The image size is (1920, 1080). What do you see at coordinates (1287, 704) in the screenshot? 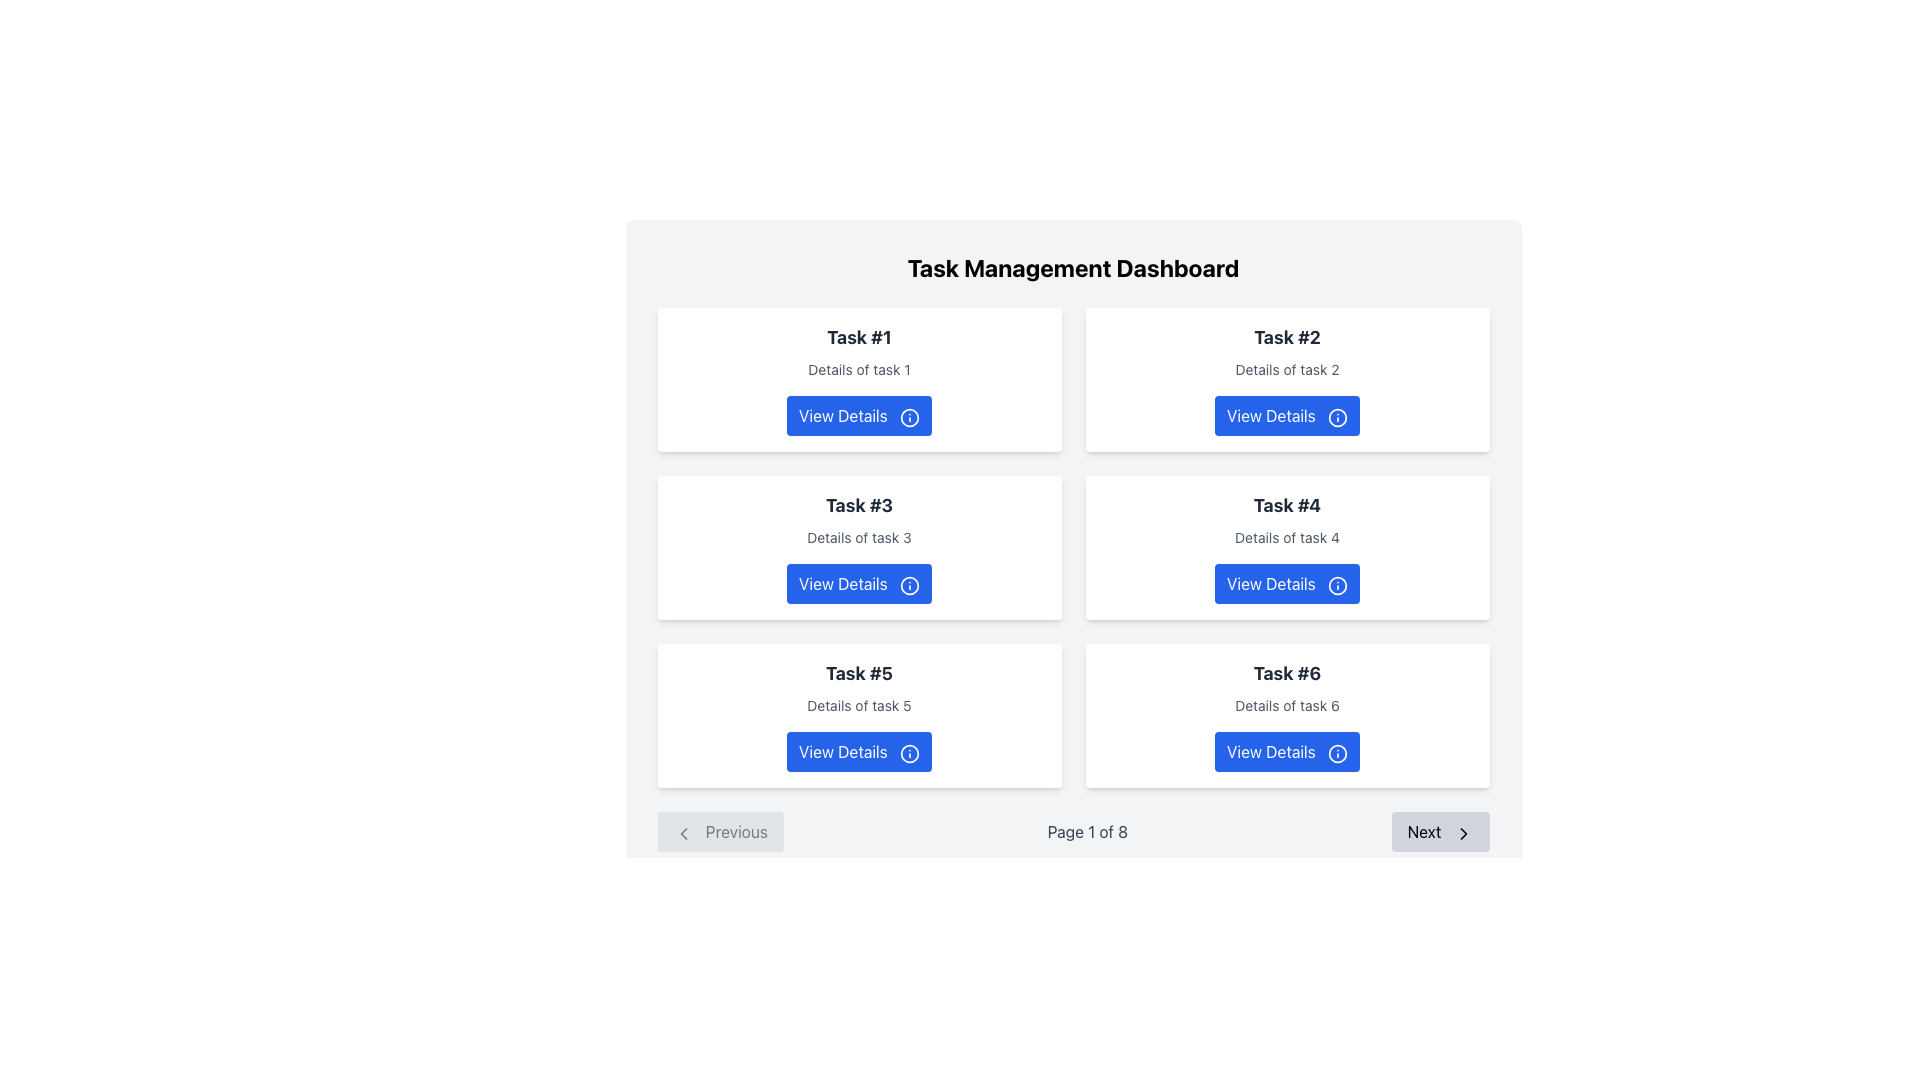
I see `the Text Label that provides descriptive information about the task, located below 'Task #6' and above the 'View Details' button` at bounding box center [1287, 704].